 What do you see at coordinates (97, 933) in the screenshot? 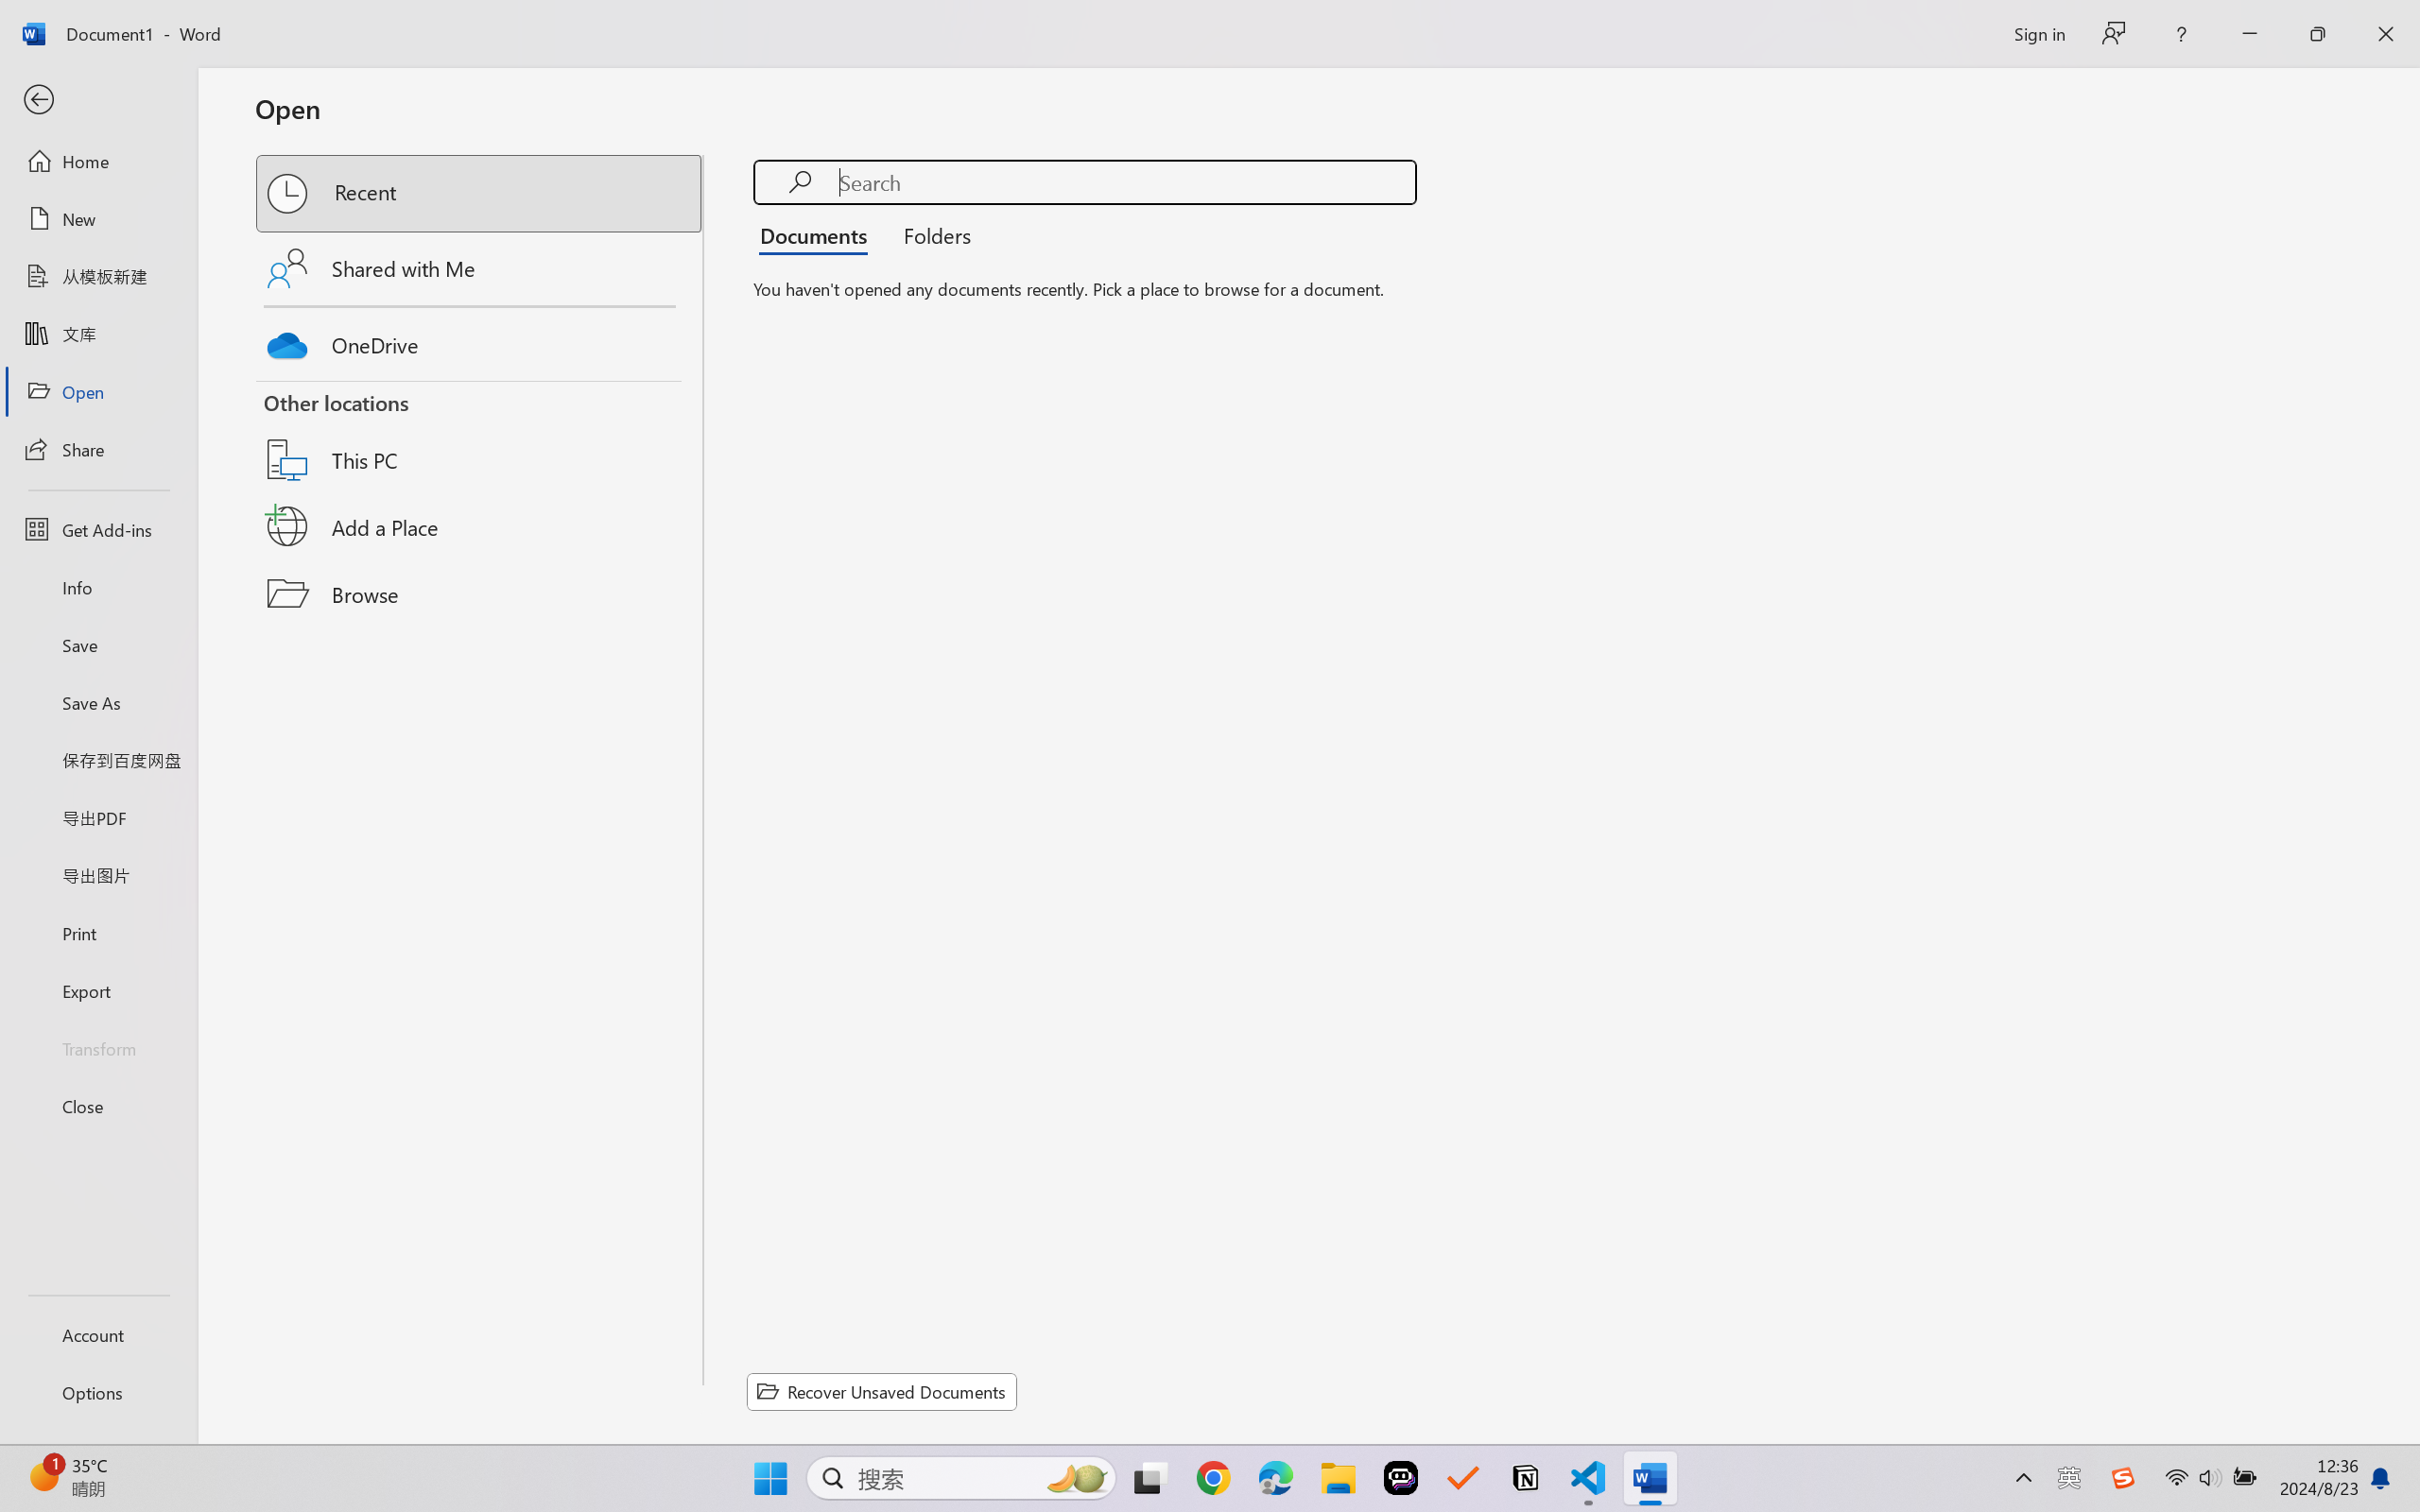
I see `'Print'` at bounding box center [97, 933].